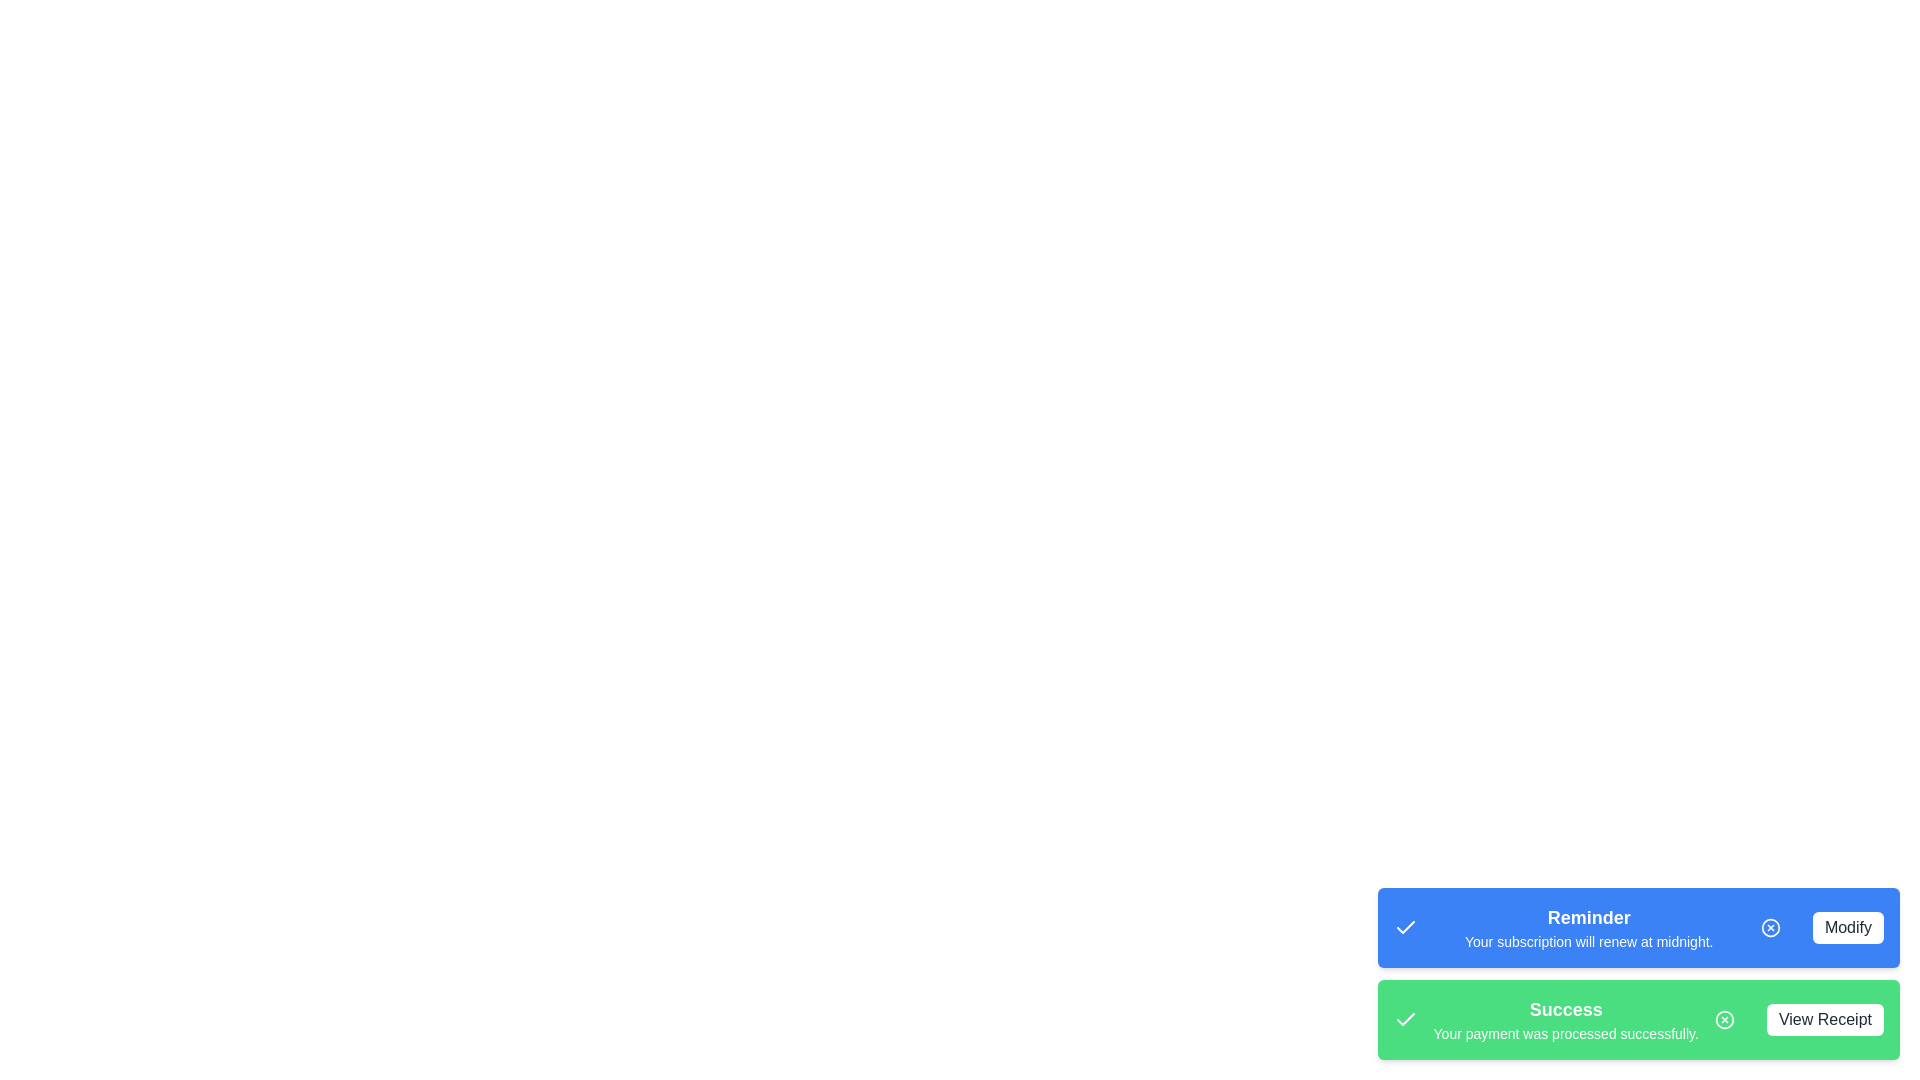 Image resolution: width=1920 pixels, height=1080 pixels. What do you see at coordinates (1587, 928) in the screenshot?
I see `the text content of the snackbar message Reminder` at bounding box center [1587, 928].